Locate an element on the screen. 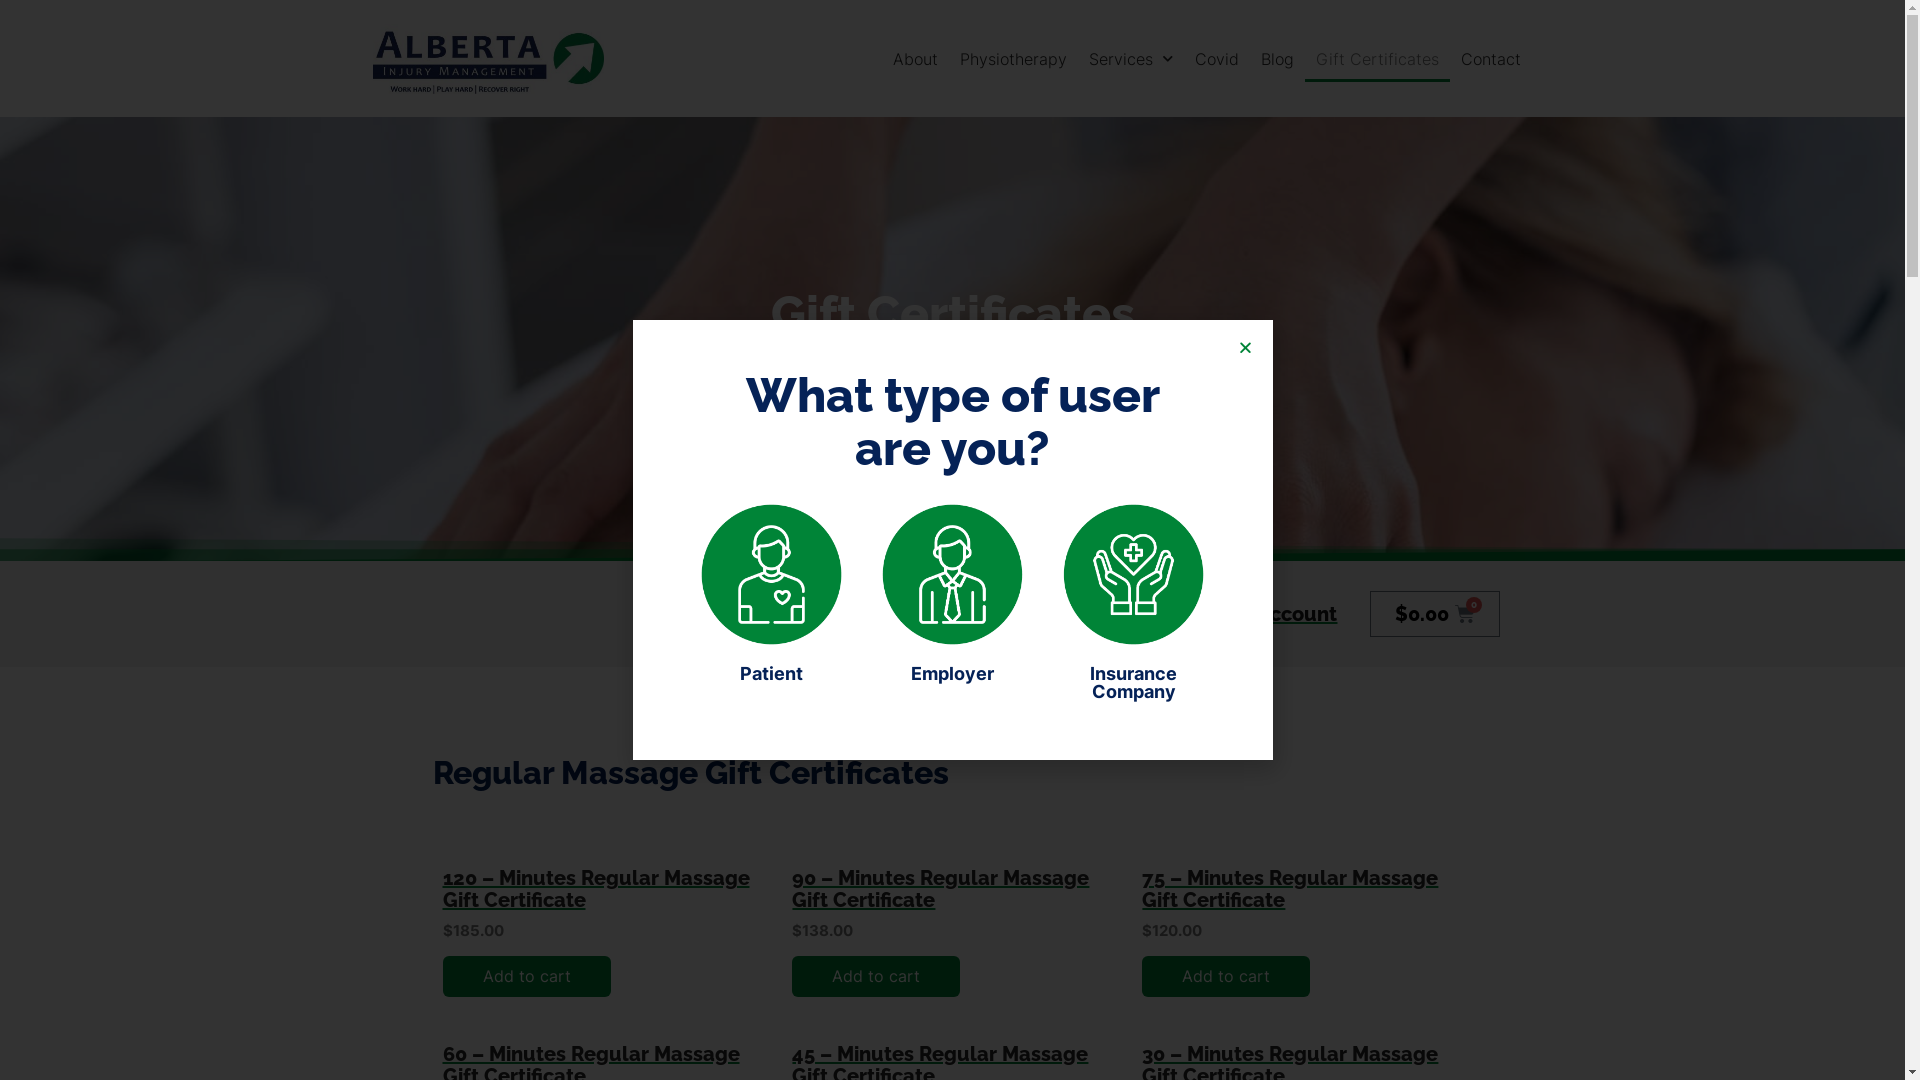  'Covid' is located at coordinates (1216, 57).